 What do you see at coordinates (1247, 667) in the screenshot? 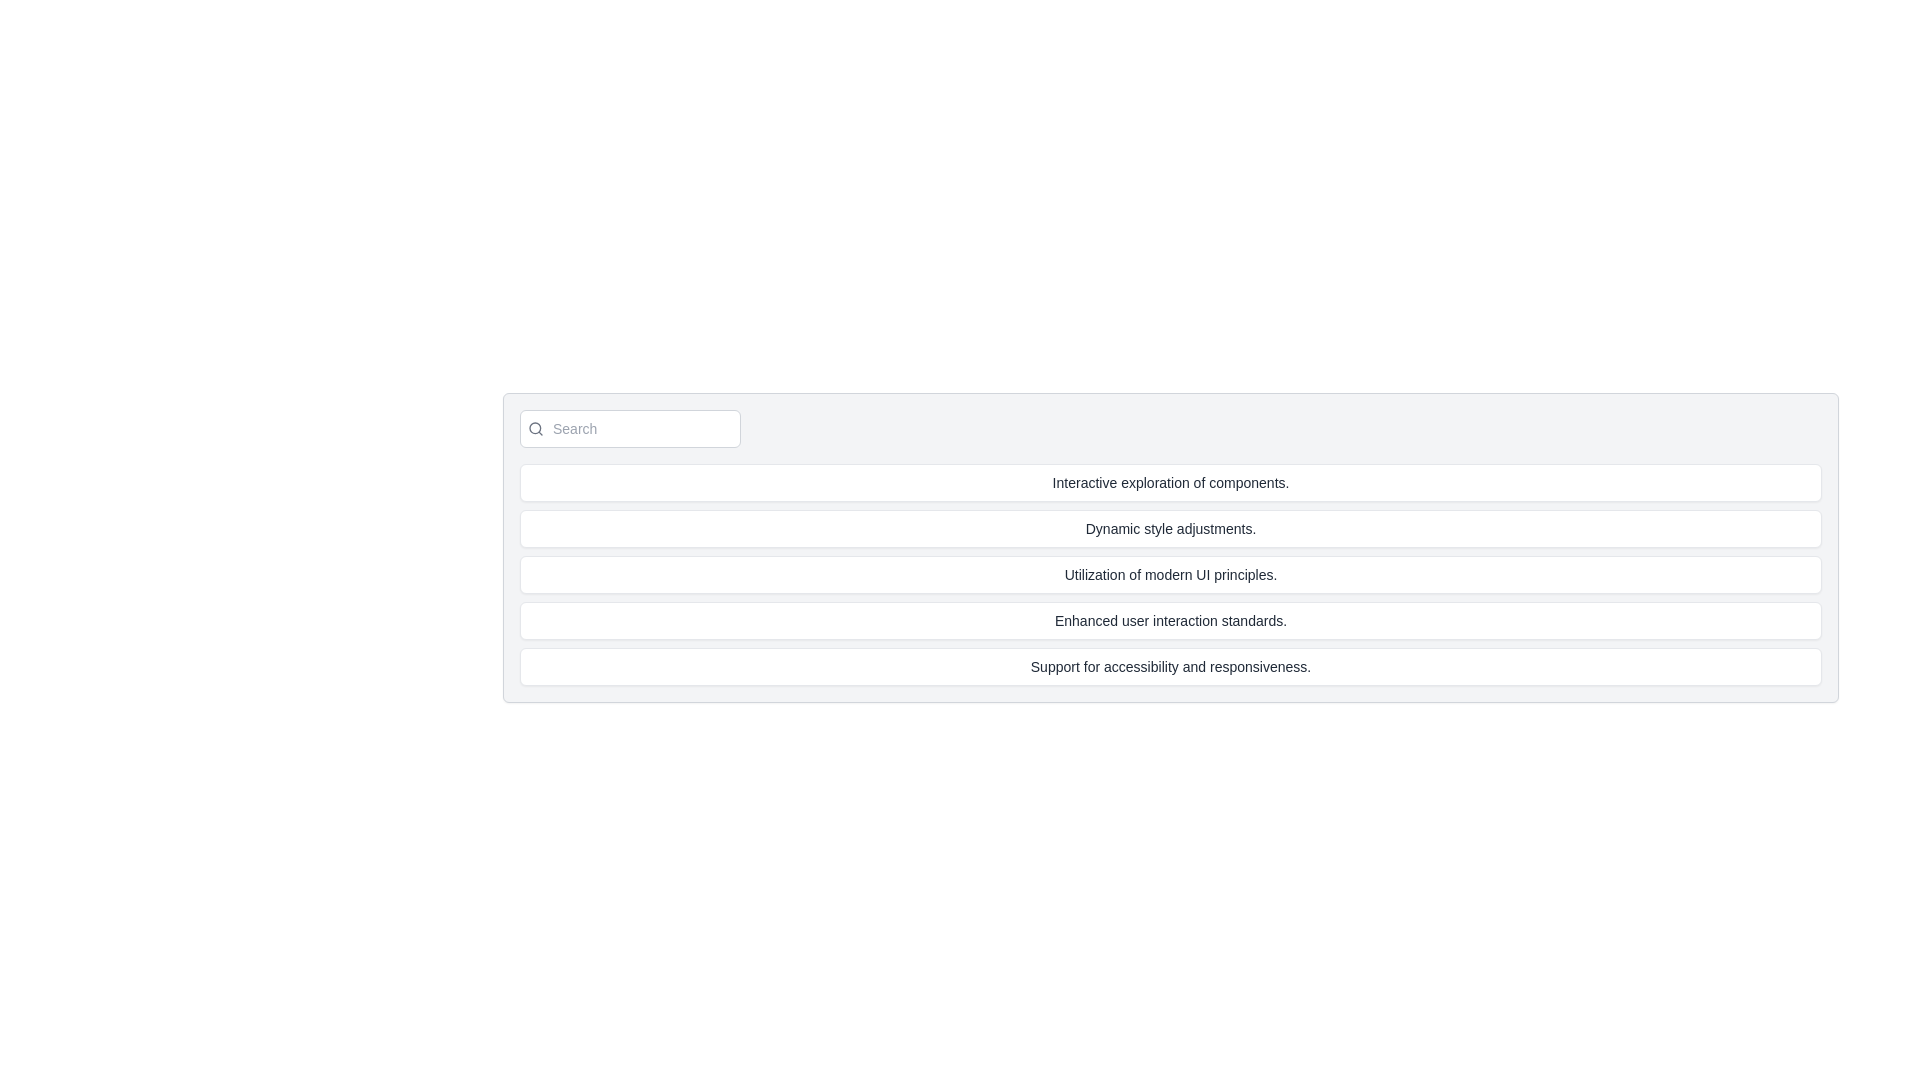
I see `the last letter of the word 'responsiveness' in the text area that reads 'Support for accessibility and responsiveness.'` at bounding box center [1247, 667].